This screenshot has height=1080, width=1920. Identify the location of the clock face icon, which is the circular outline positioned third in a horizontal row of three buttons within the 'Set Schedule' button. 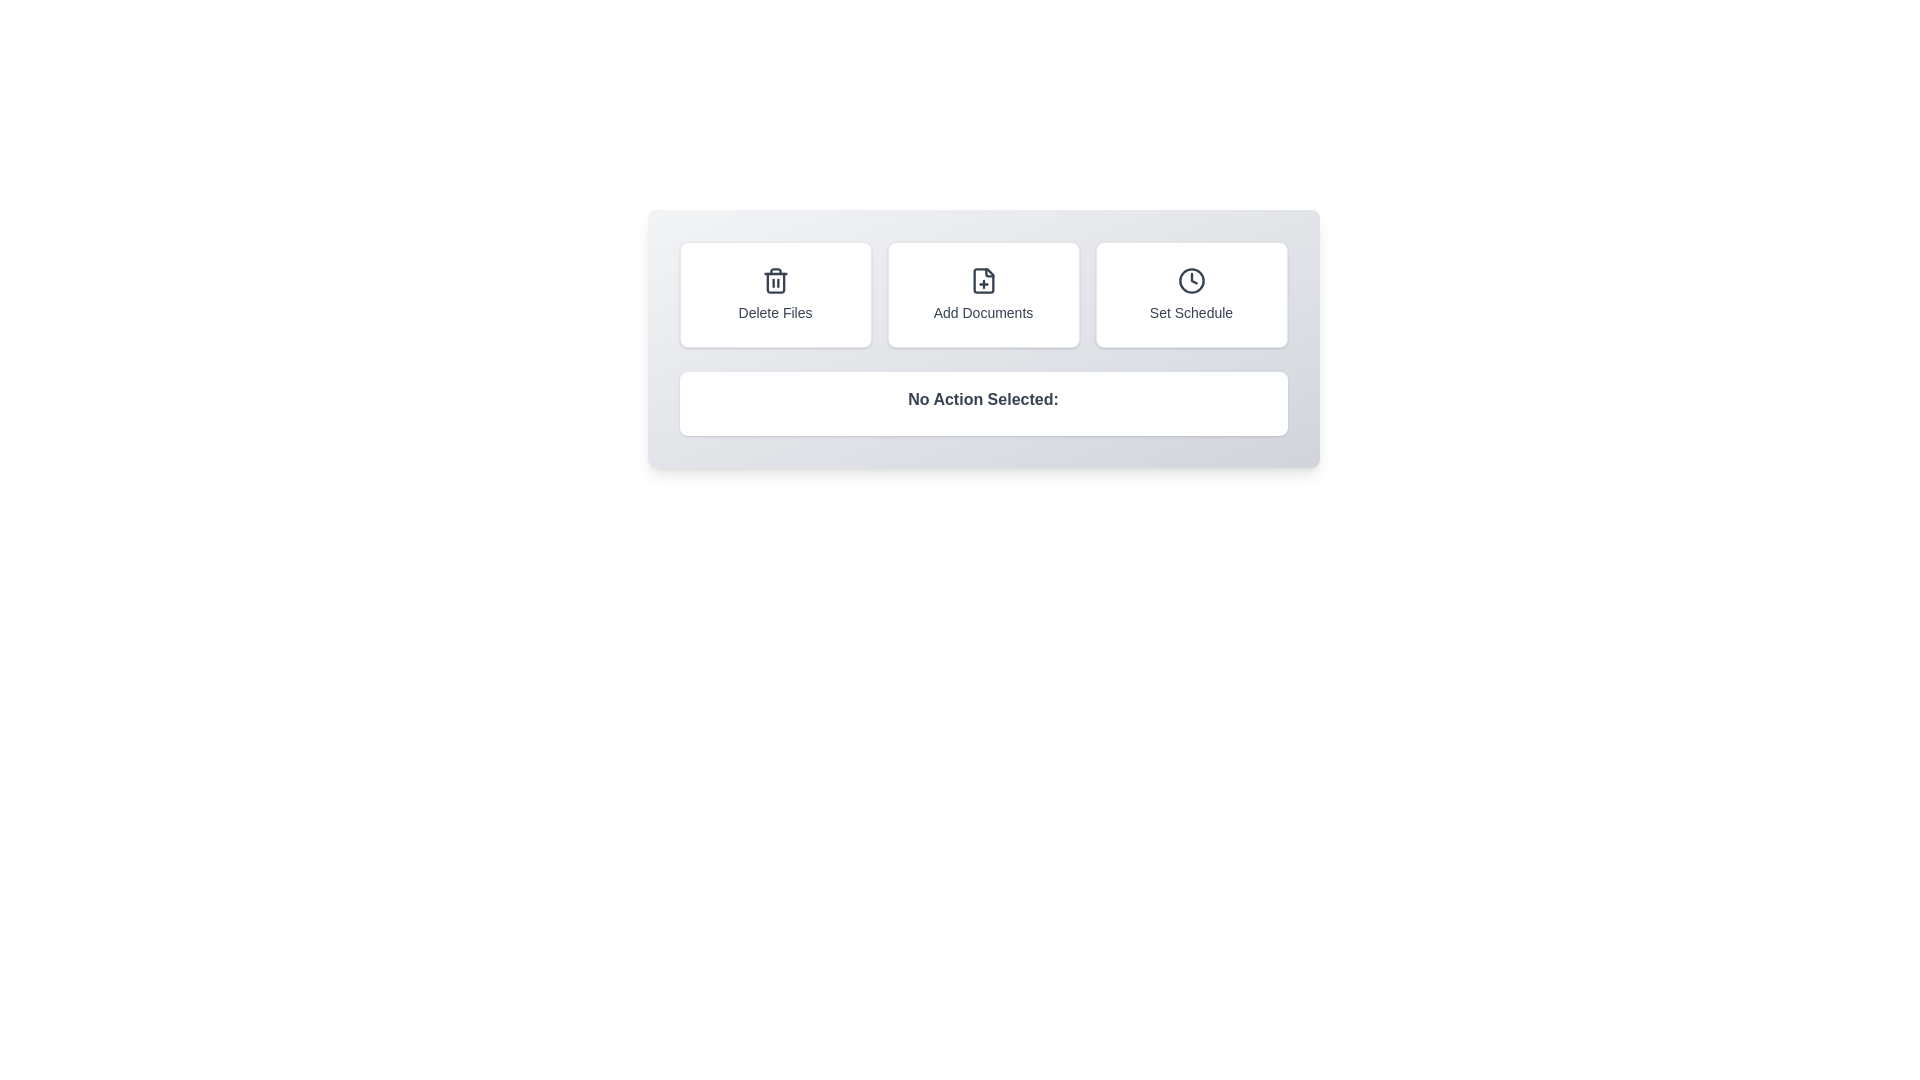
(1191, 281).